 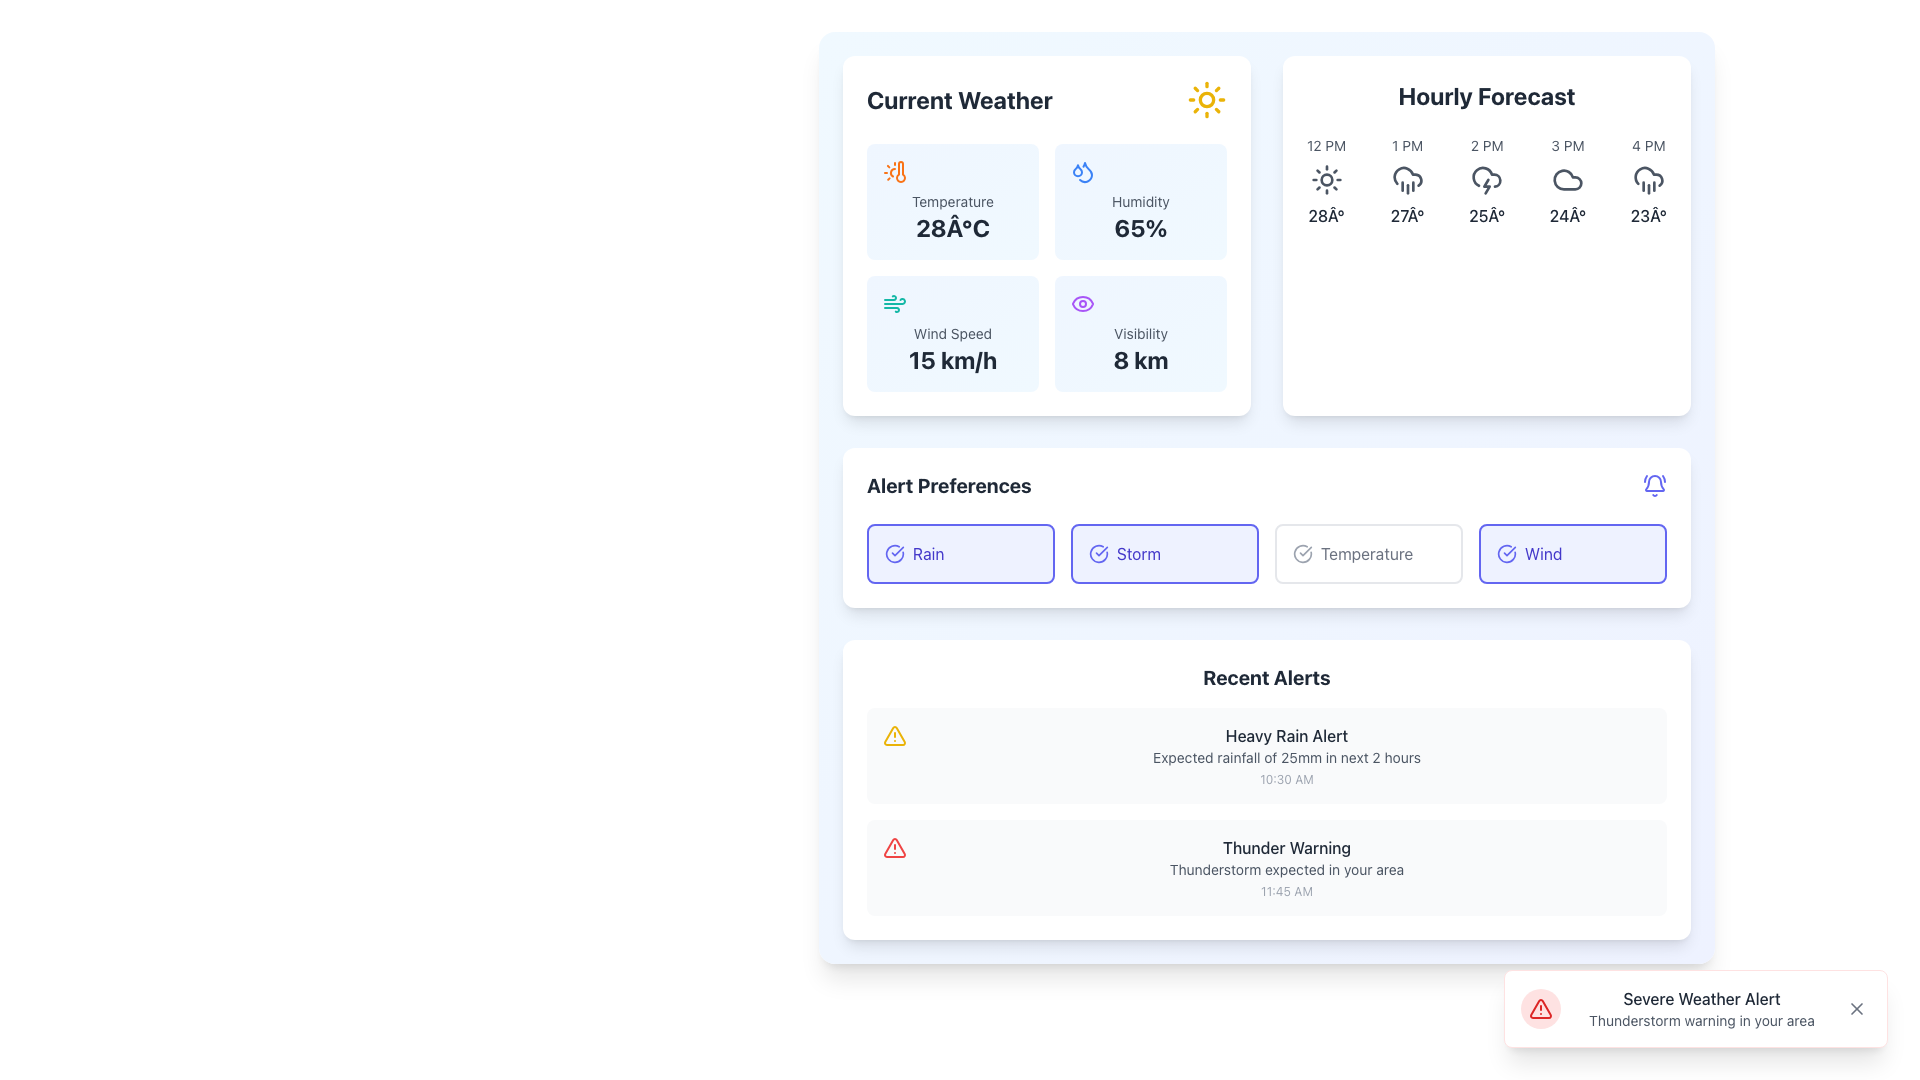 I want to click on text displayed in the gray medium-weight font labeled '27°' located in the 'Hourly Forecast' section under the '1 PM' label, so click(x=1406, y=216).